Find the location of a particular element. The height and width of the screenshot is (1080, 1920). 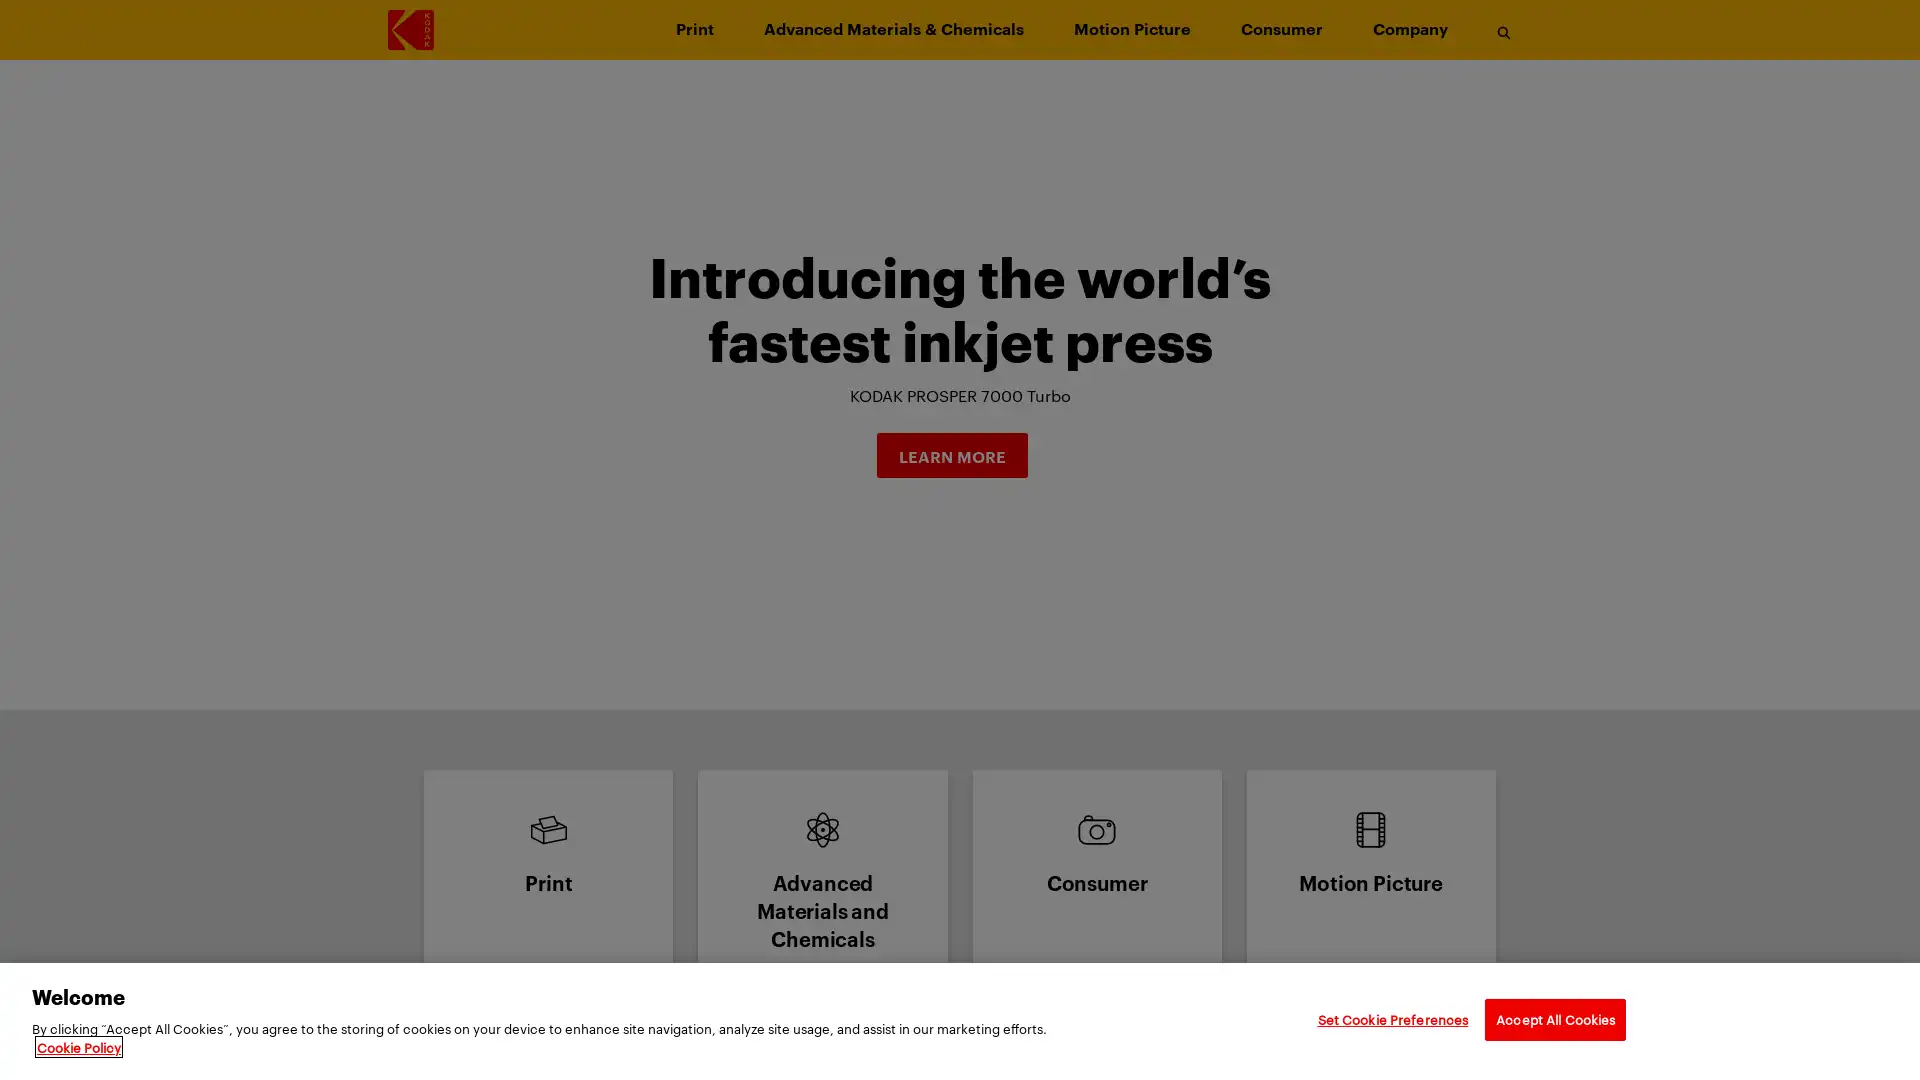

Set Cookie Preferences is located at coordinates (1391, 1019).